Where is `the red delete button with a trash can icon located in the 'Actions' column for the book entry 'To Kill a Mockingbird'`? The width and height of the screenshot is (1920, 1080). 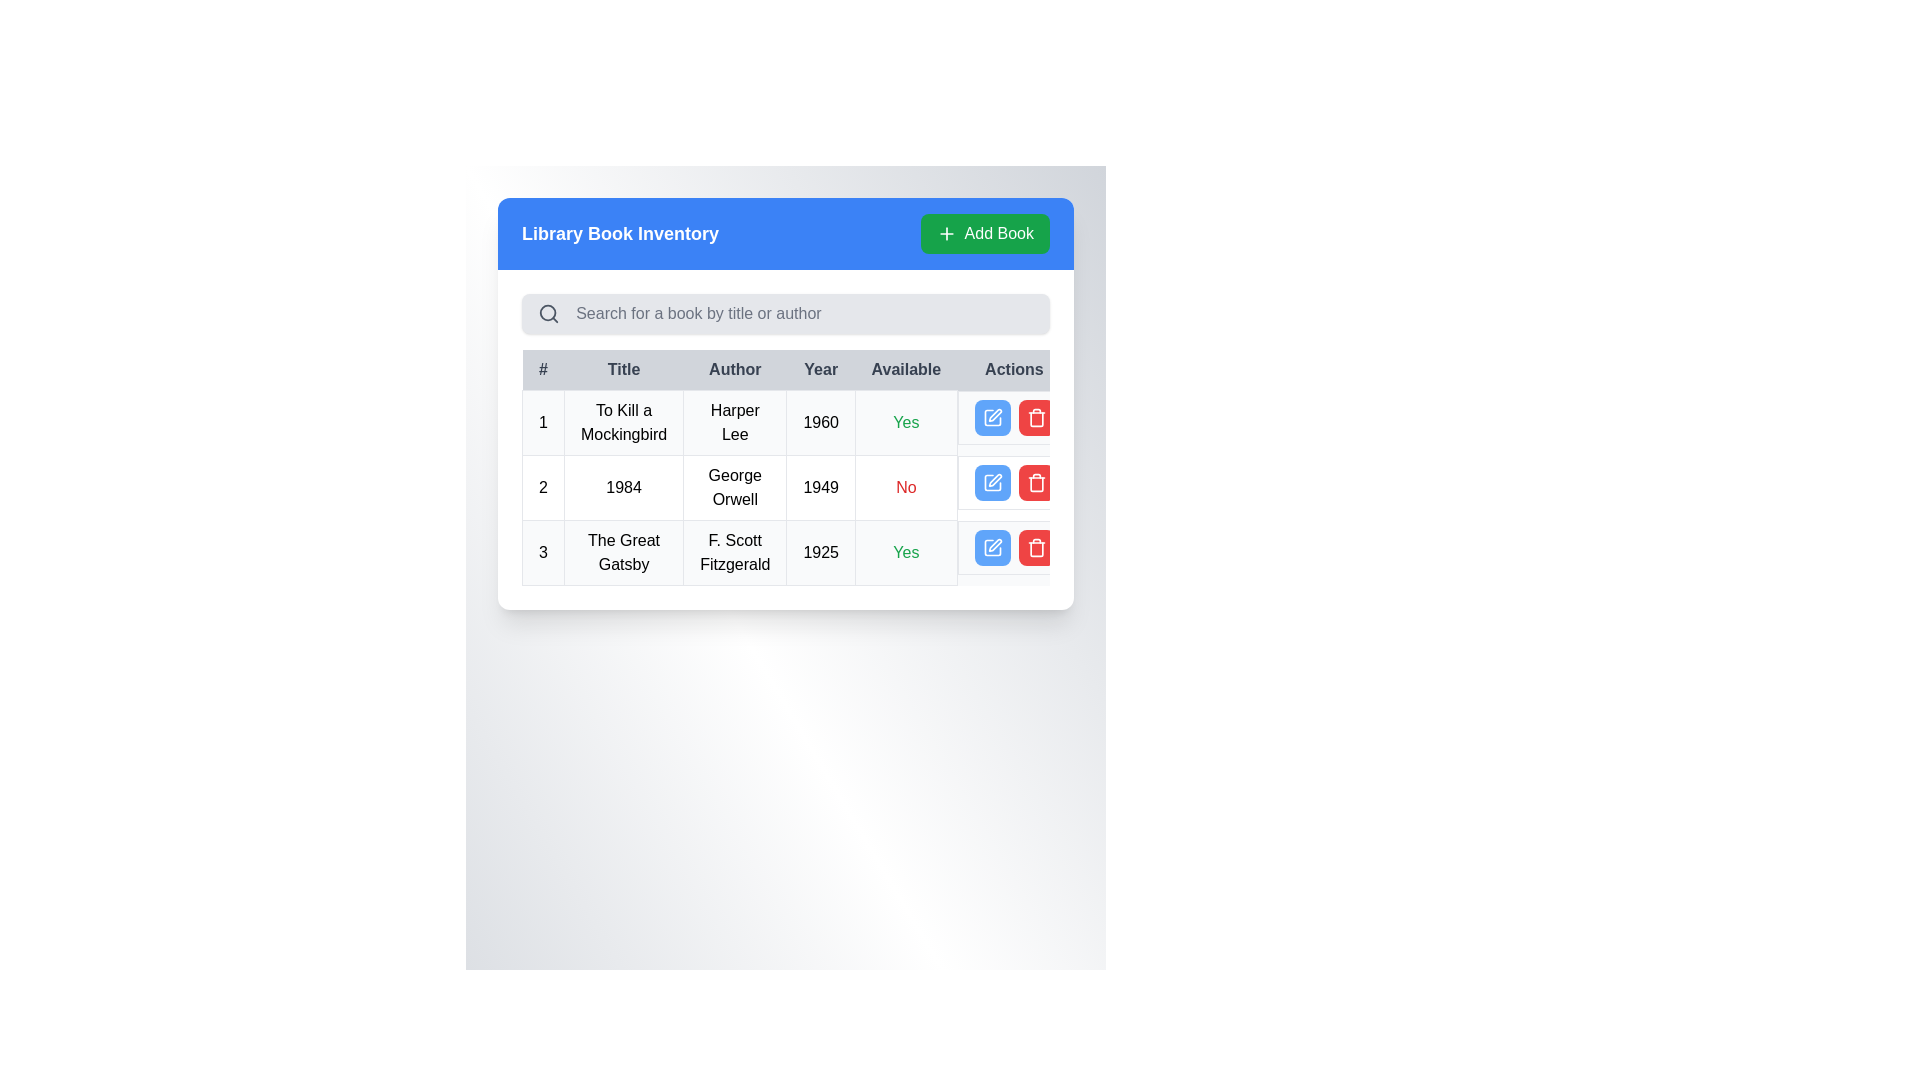
the red delete button with a trash can icon located in the 'Actions' column for the book entry 'To Kill a Mockingbird' is located at coordinates (1036, 416).